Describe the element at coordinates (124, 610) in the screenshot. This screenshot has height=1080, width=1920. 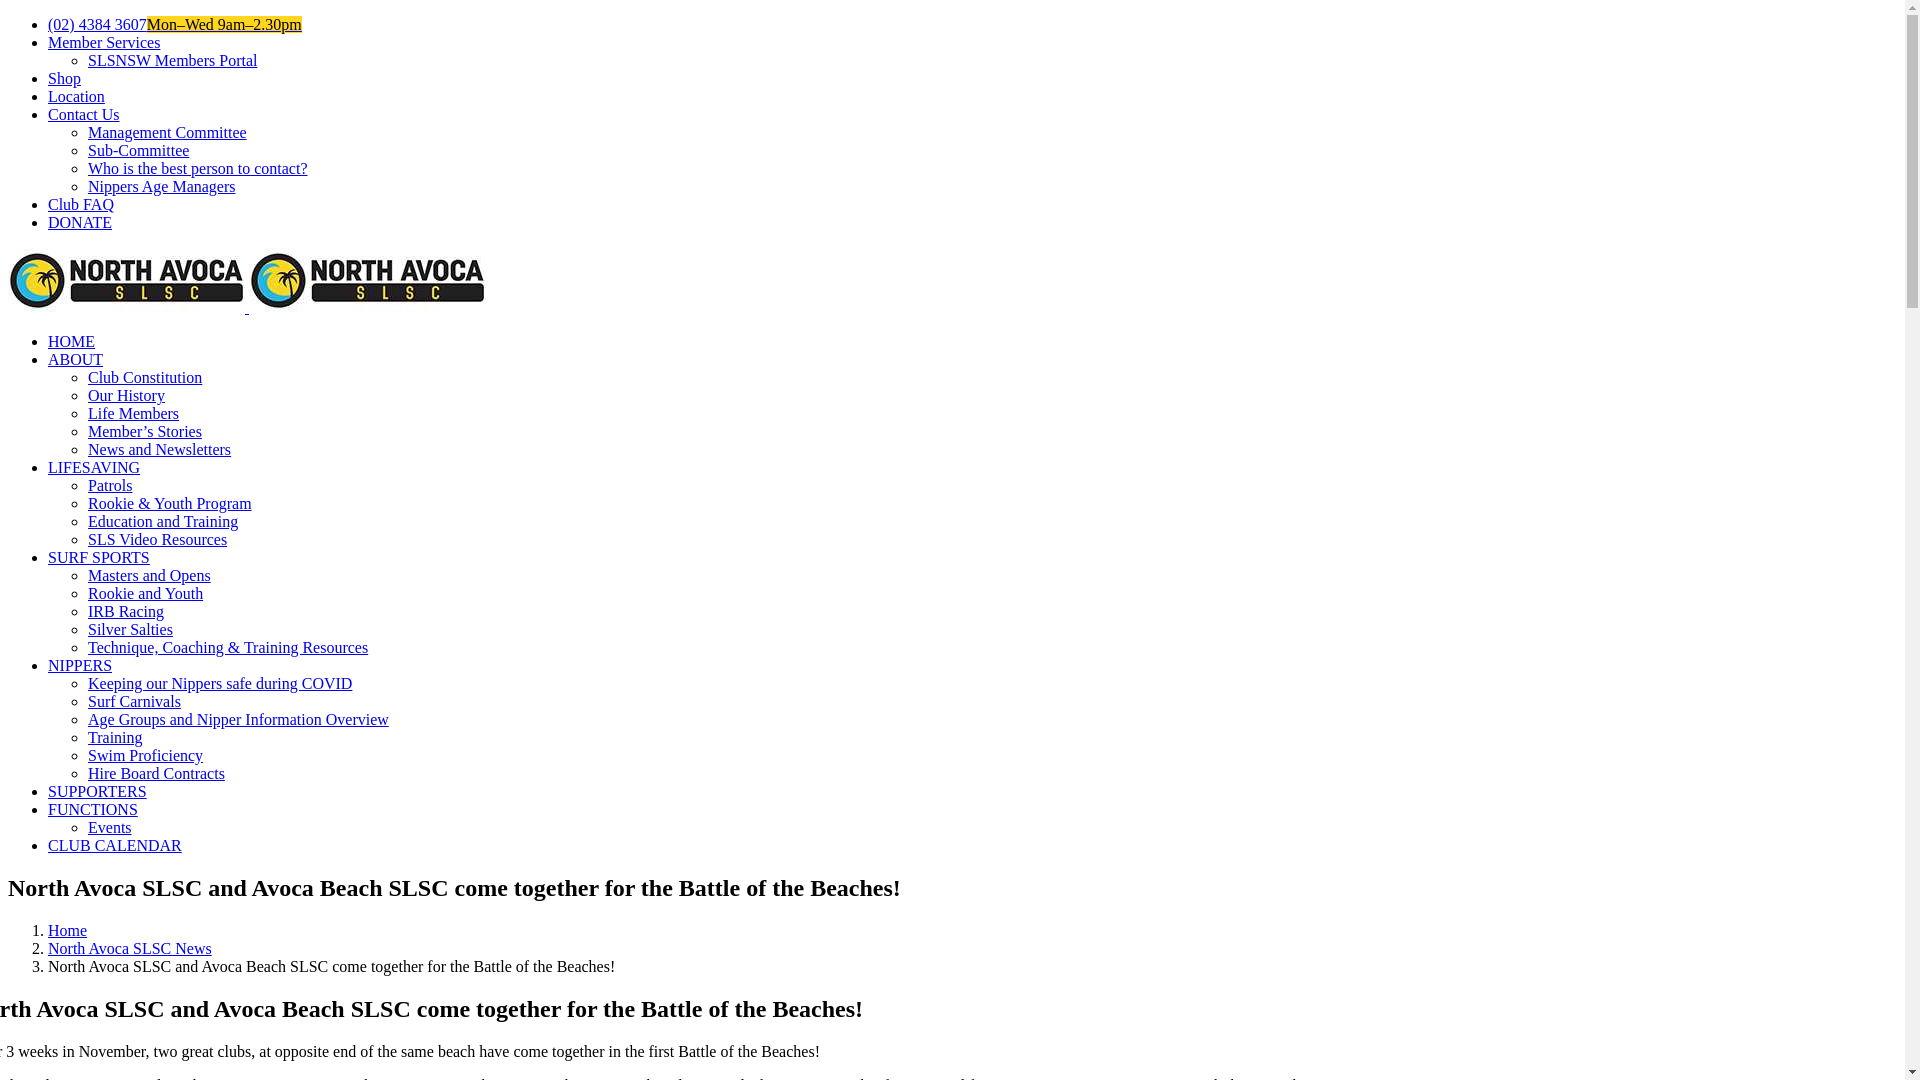
I see `'IRB Racing'` at that location.